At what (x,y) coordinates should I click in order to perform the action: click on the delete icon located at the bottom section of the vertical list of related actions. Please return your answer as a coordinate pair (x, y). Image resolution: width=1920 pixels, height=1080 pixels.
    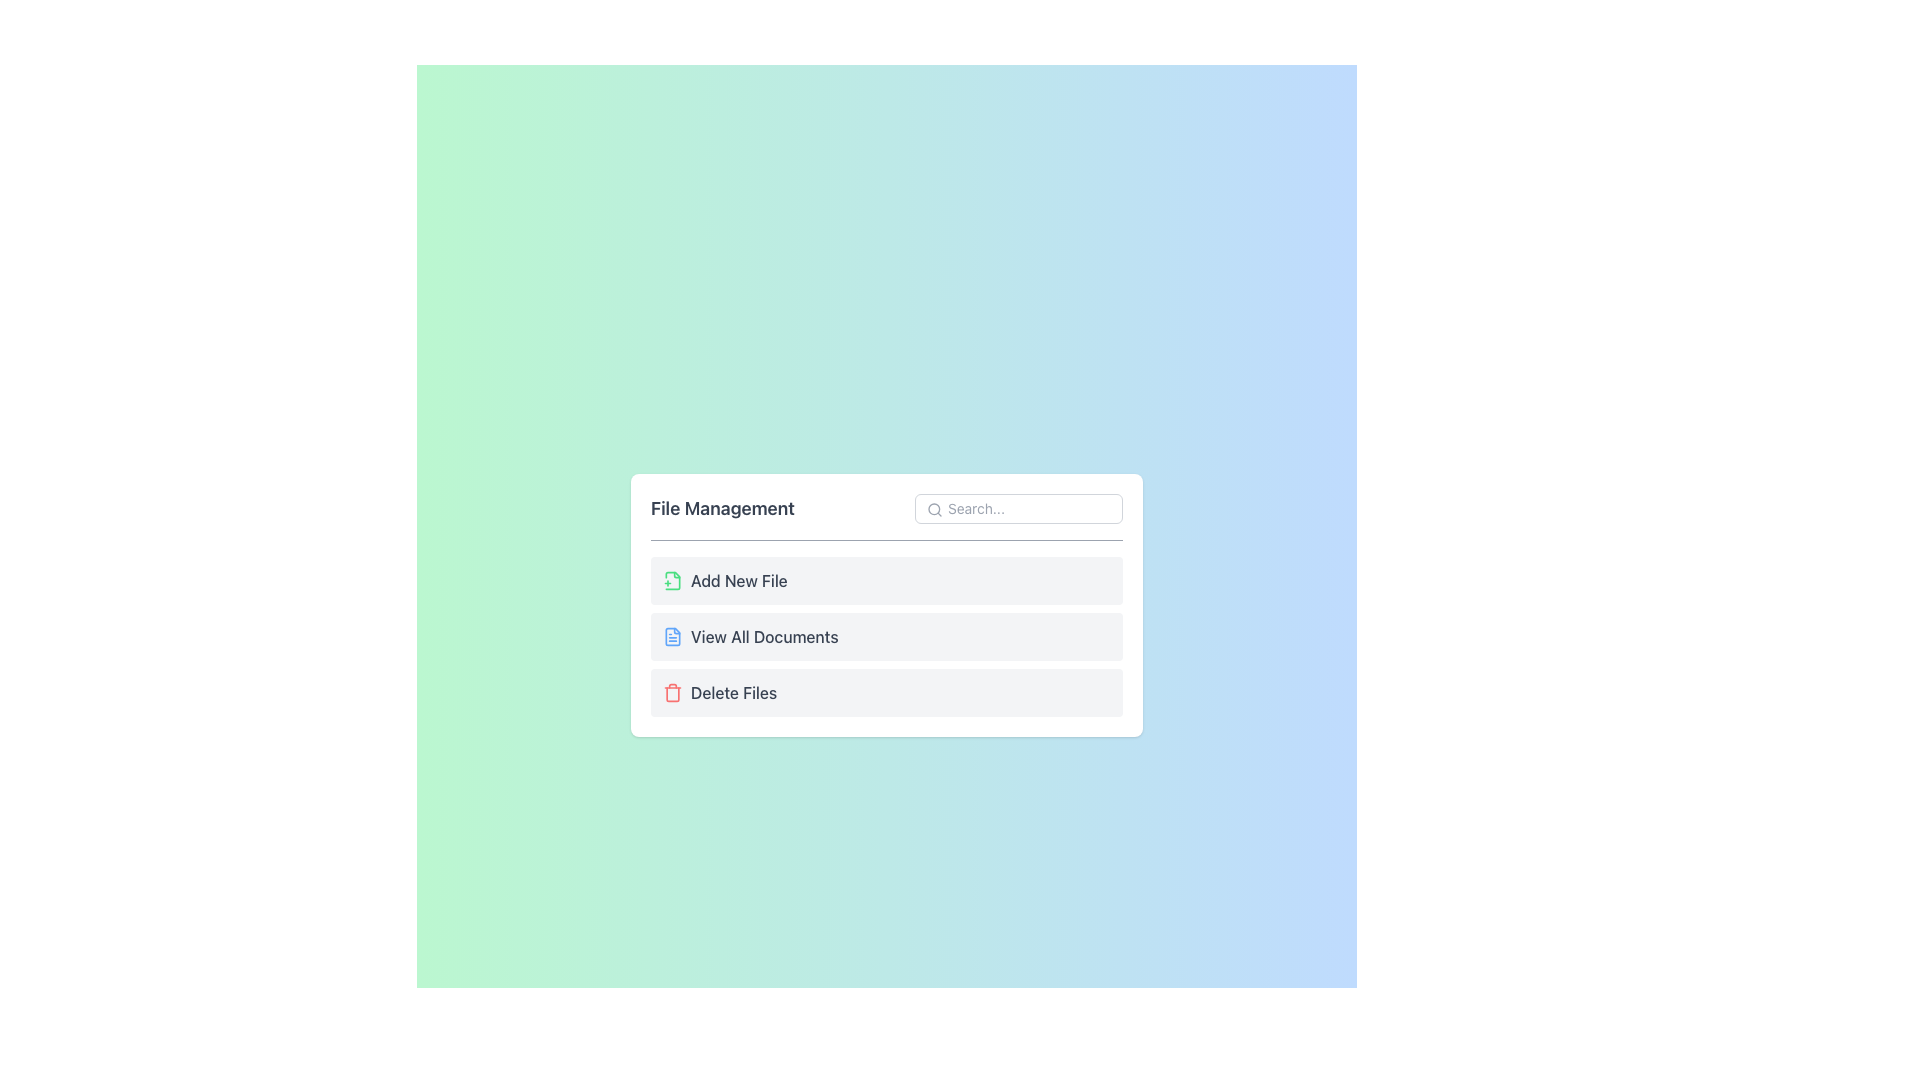
    Looking at the image, I should click on (672, 691).